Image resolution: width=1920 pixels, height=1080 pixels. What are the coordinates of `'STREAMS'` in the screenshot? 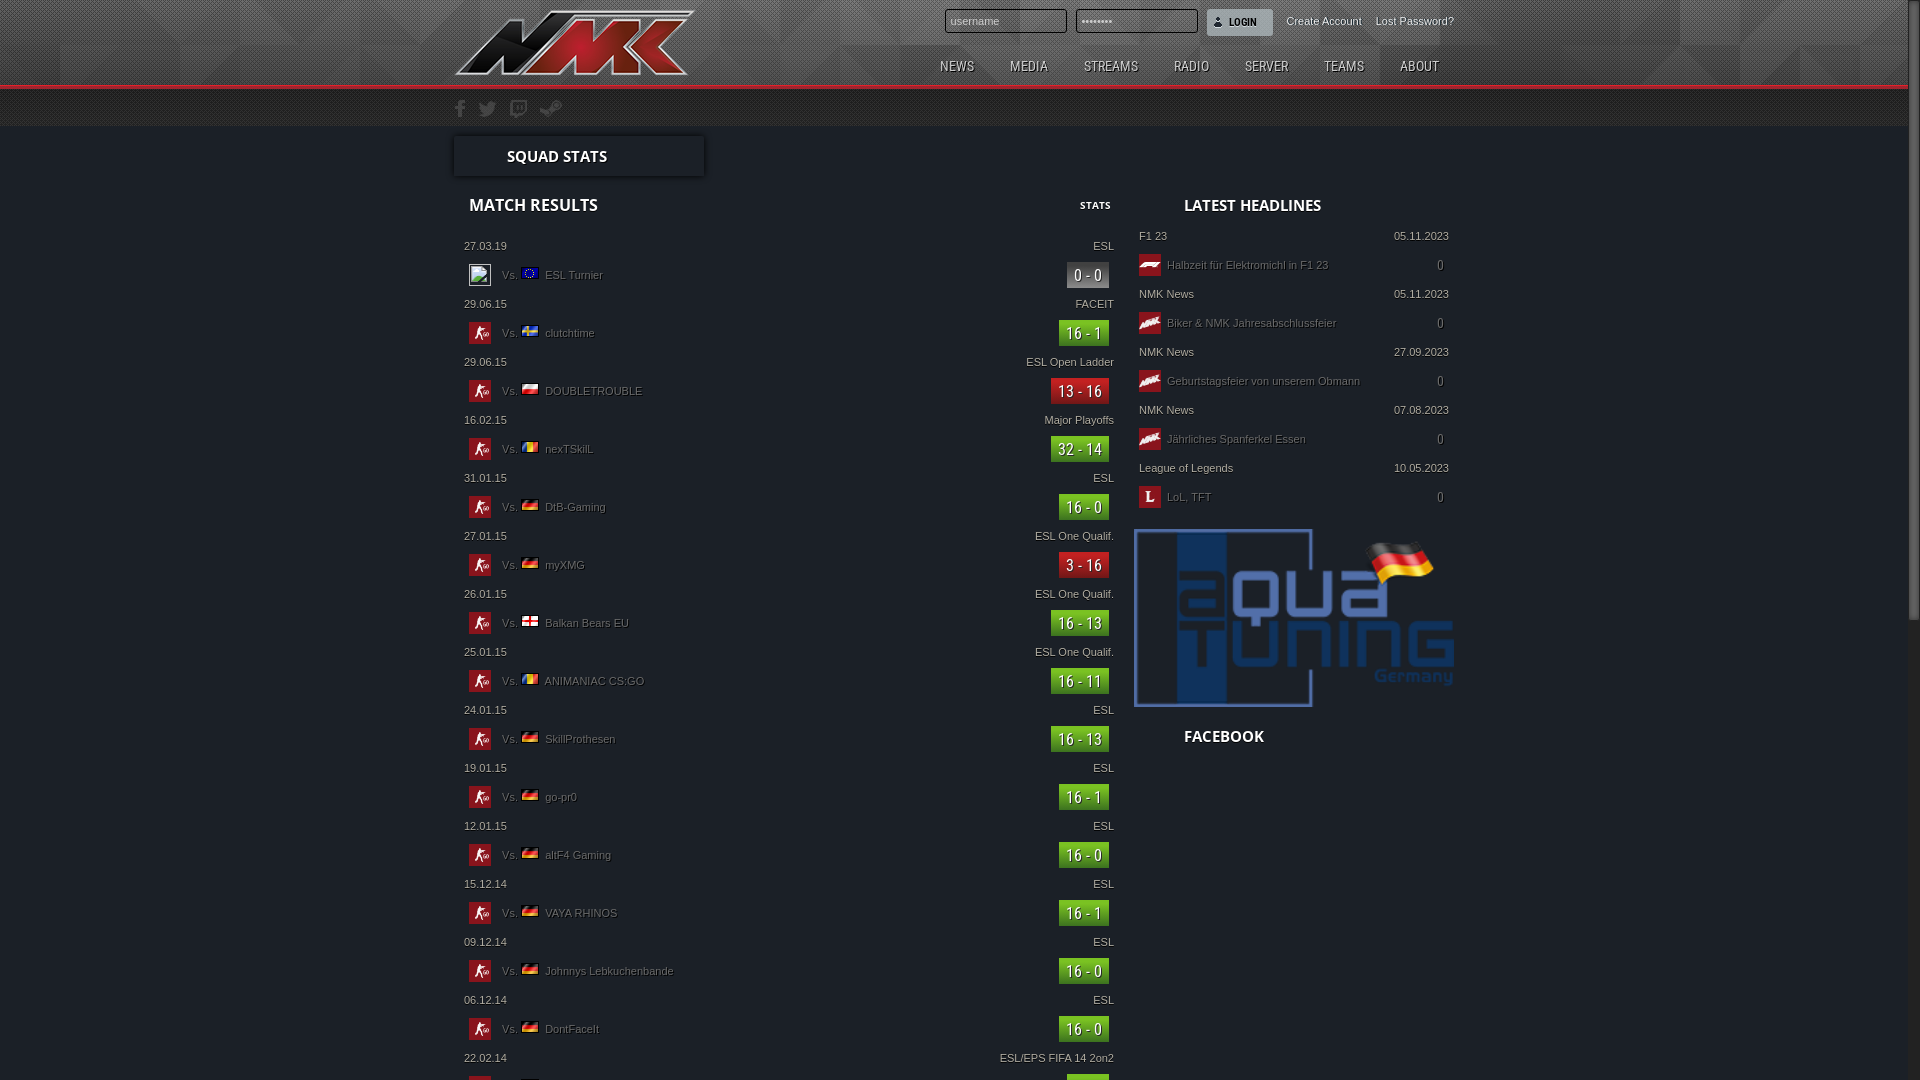 It's located at (1109, 64).